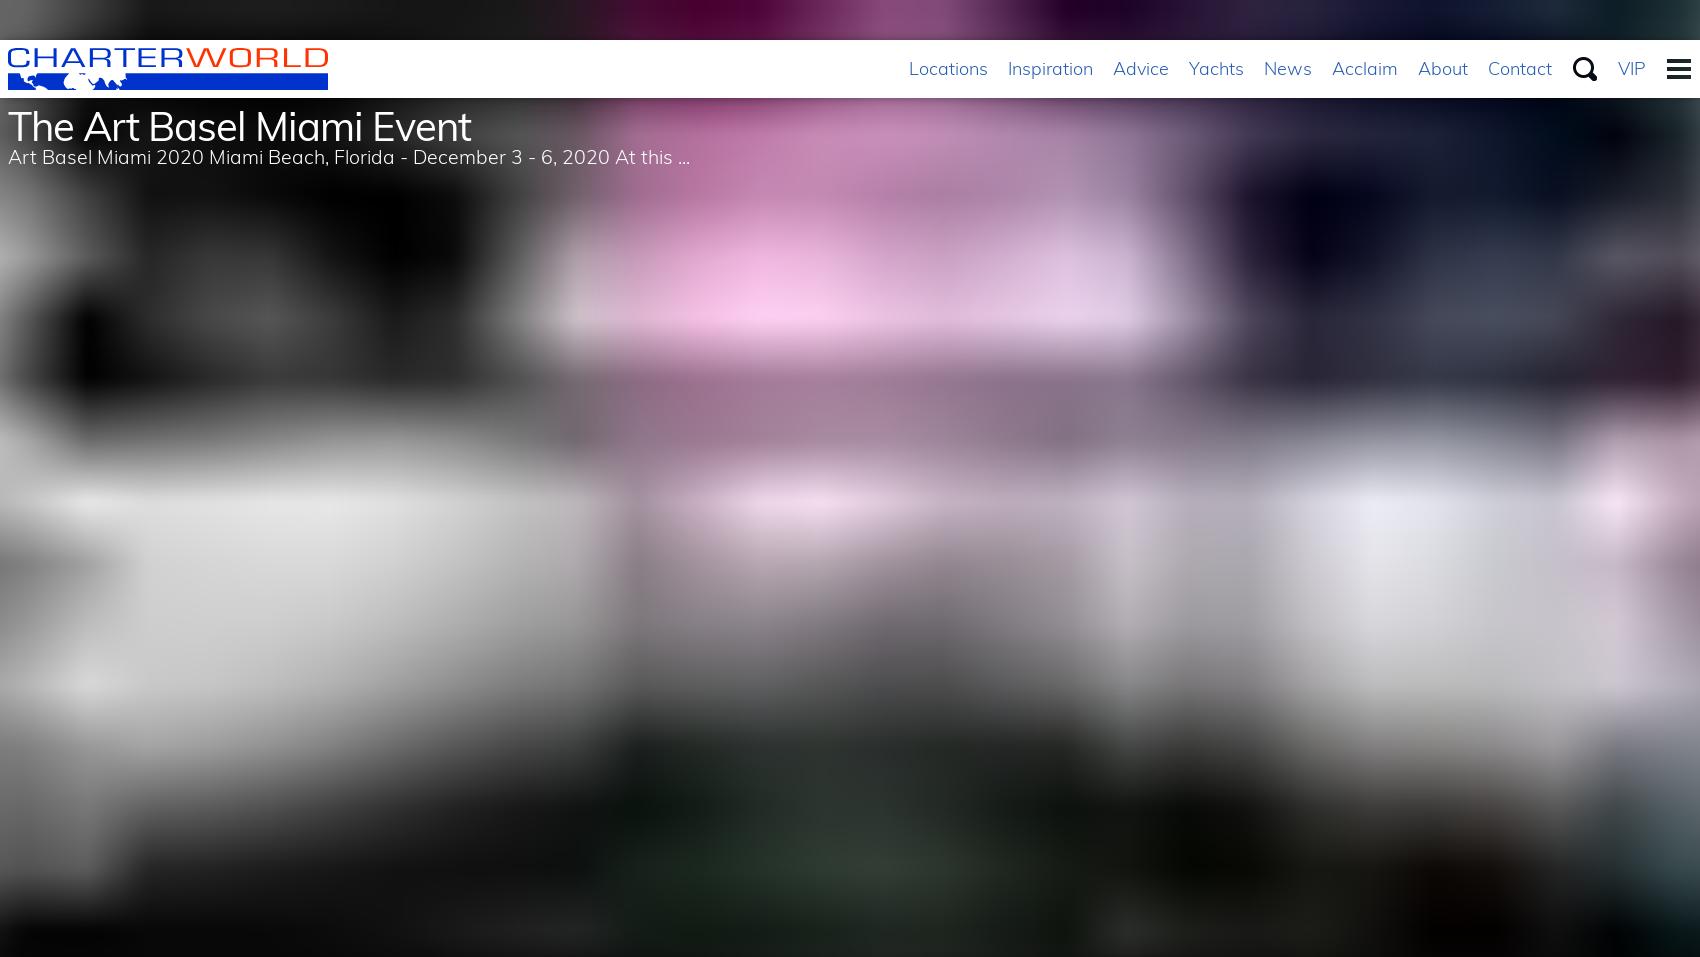 The height and width of the screenshot is (957, 1700). Describe the element at coordinates (1049, 67) in the screenshot. I see `'Inspiration'` at that location.